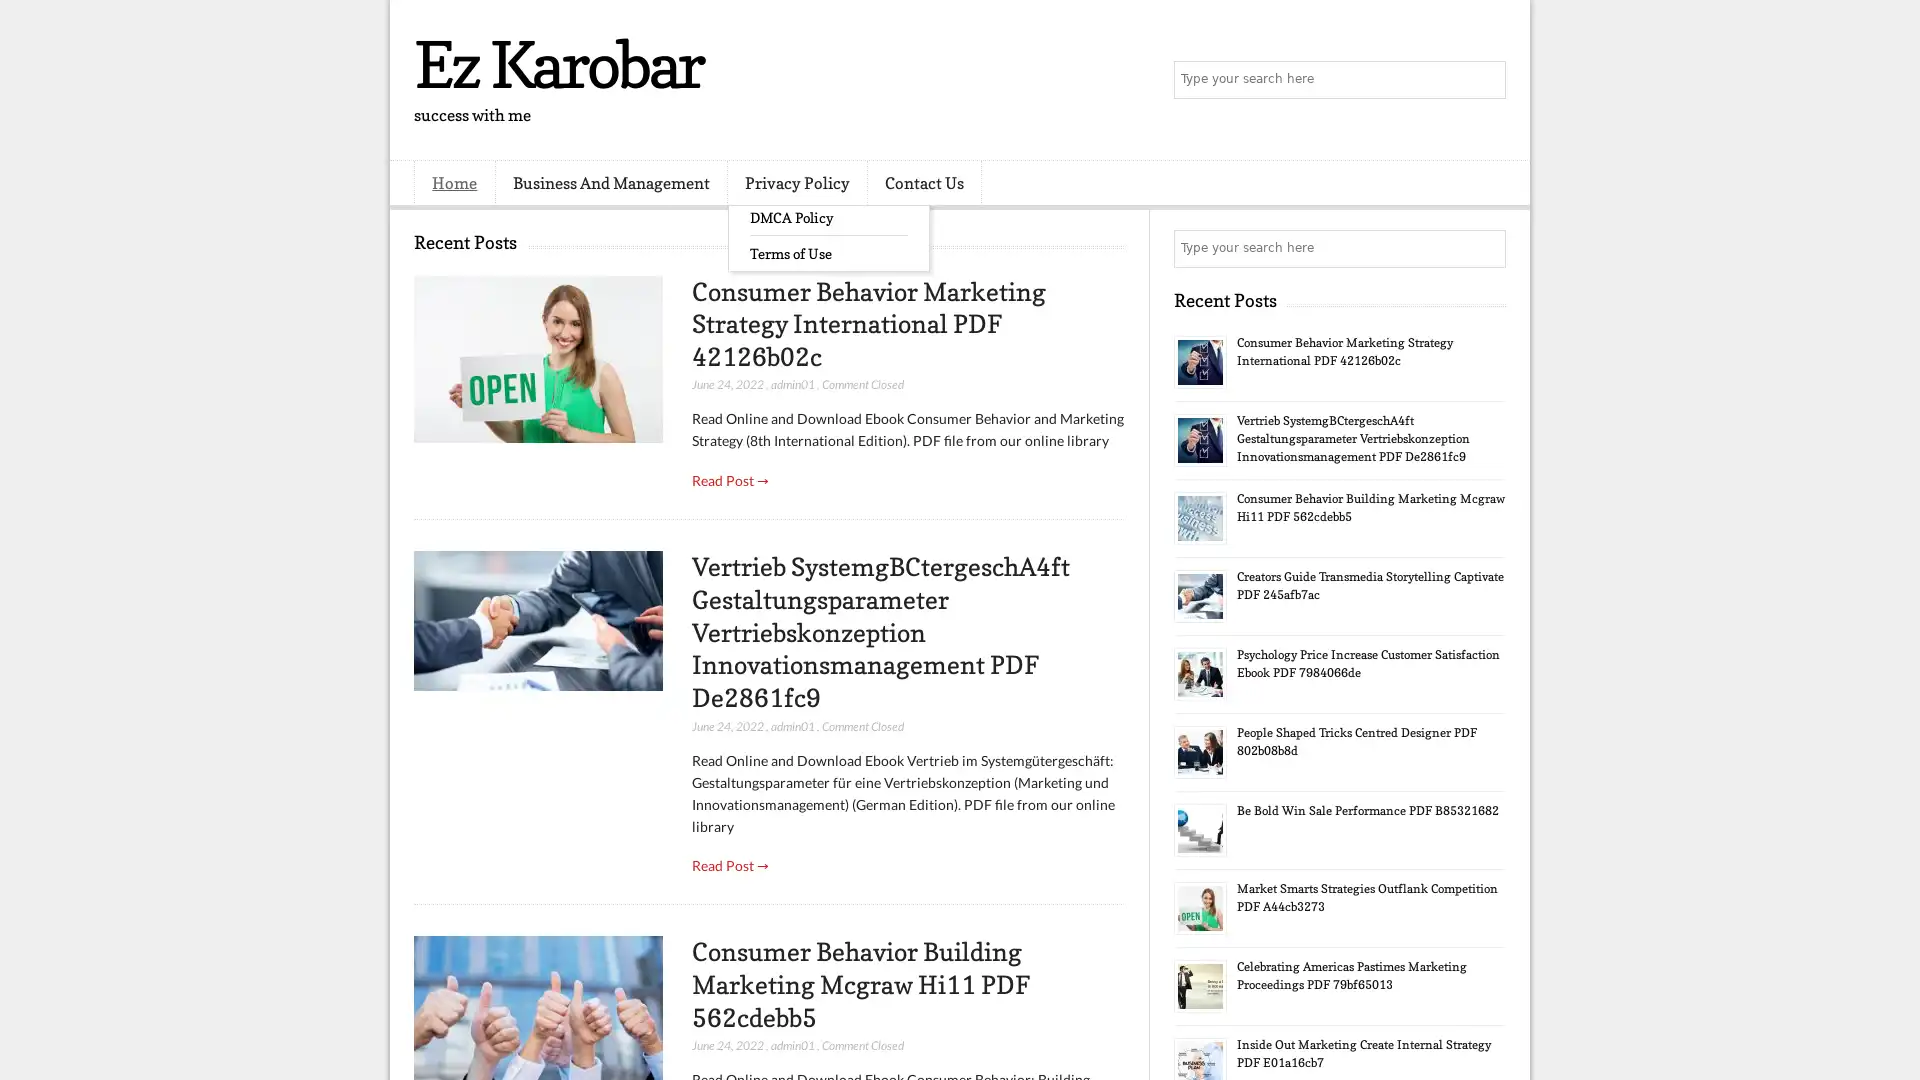  What do you see at coordinates (1485, 248) in the screenshot?
I see `Search` at bounding box center [1485, 248].